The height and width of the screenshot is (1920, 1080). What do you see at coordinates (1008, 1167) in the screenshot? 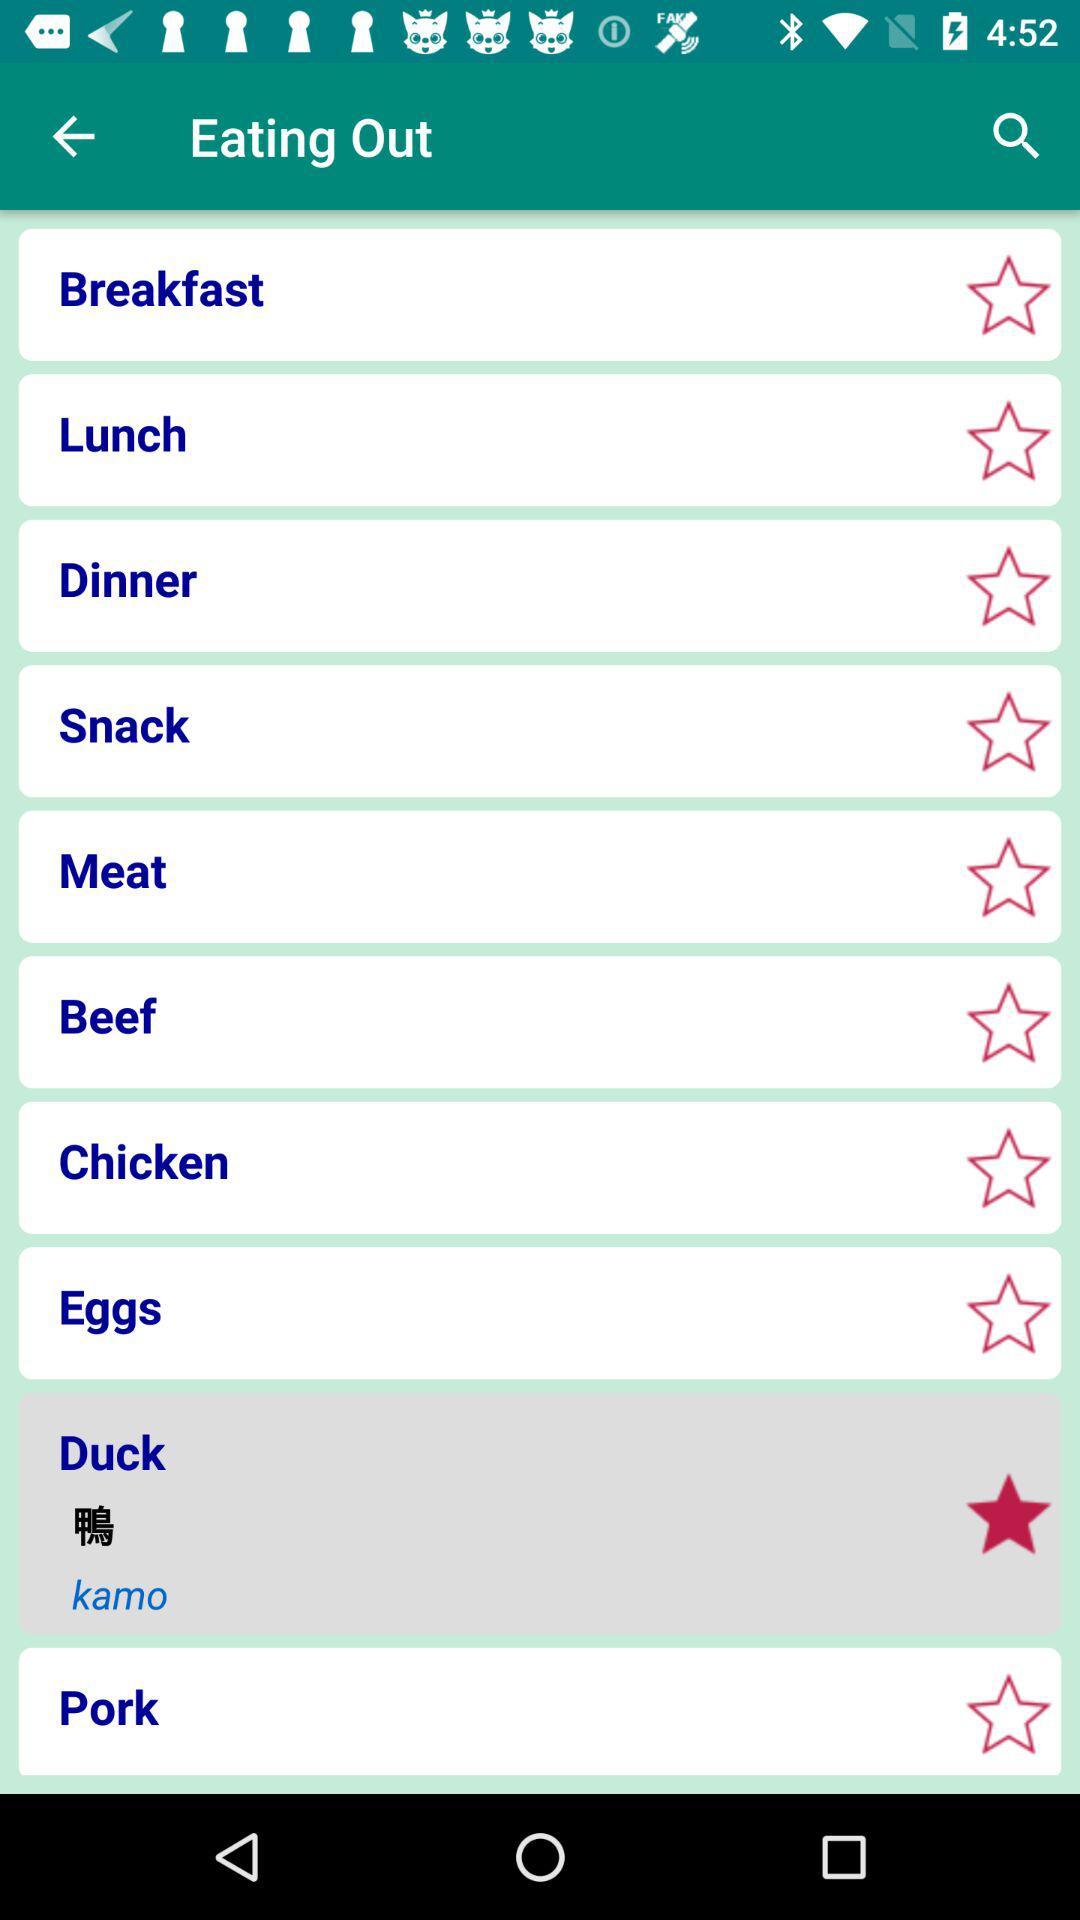
I see `favorite` at bounding box center [1008, 1167].